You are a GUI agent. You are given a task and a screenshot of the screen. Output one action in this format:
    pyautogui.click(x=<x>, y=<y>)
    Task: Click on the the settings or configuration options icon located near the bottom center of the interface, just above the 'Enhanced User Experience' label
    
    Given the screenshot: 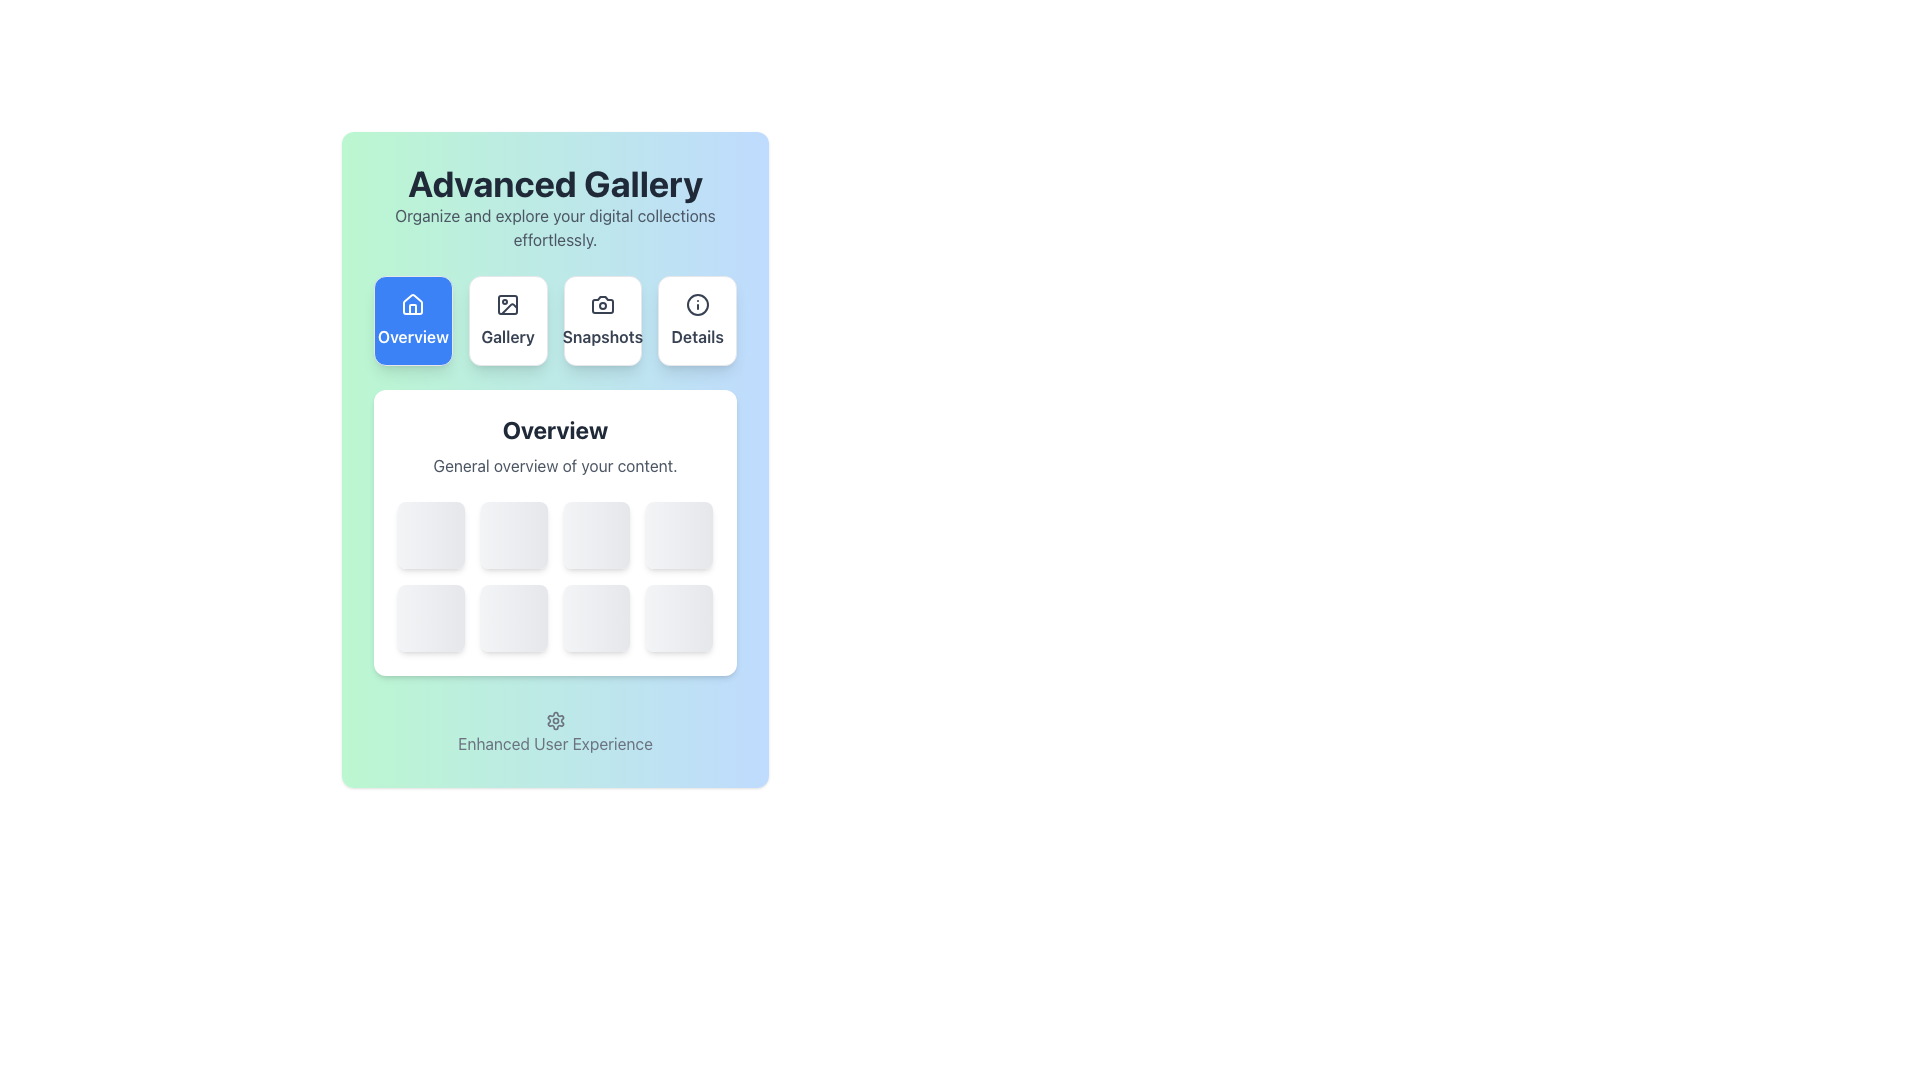 What is the action you would take?
    pyautogui.click(x=555, y=721)
    